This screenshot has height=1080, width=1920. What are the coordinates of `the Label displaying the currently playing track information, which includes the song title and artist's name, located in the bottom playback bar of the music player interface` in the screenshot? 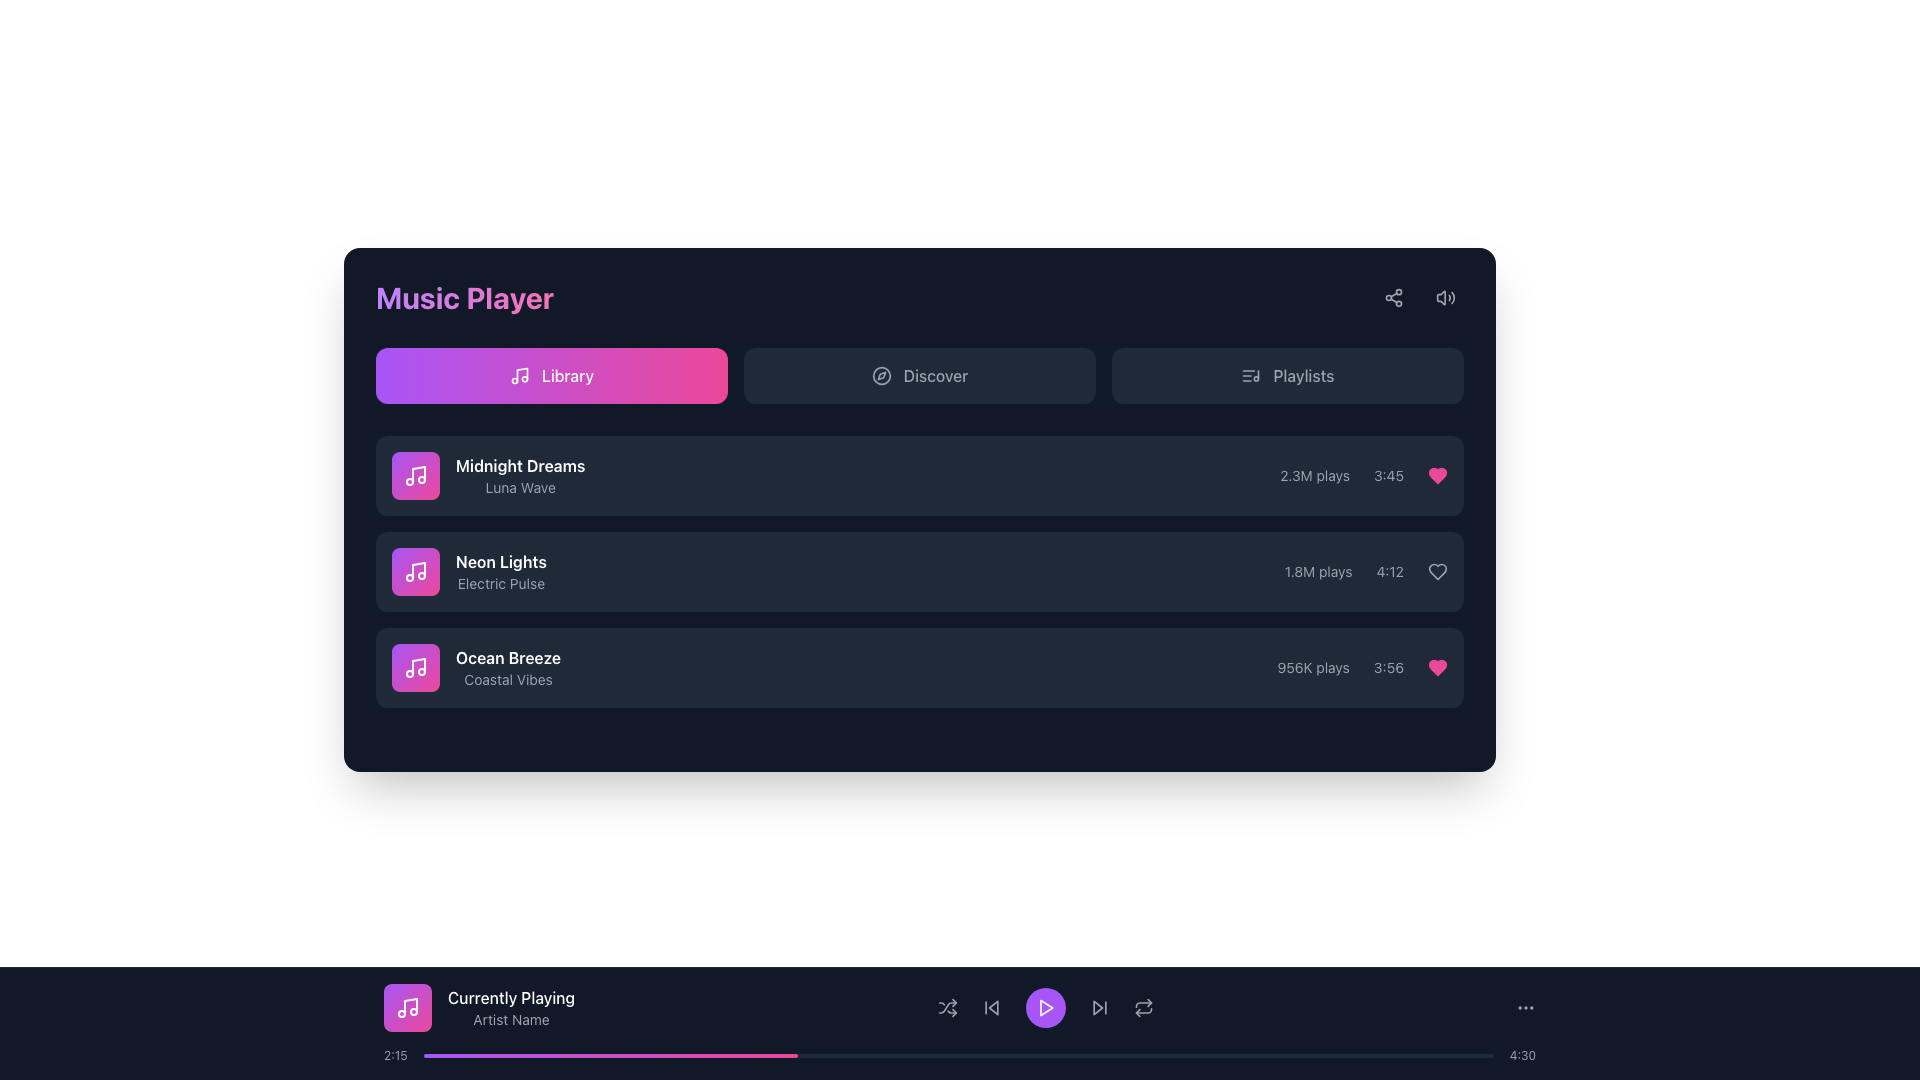 It's located at (511, 1007).